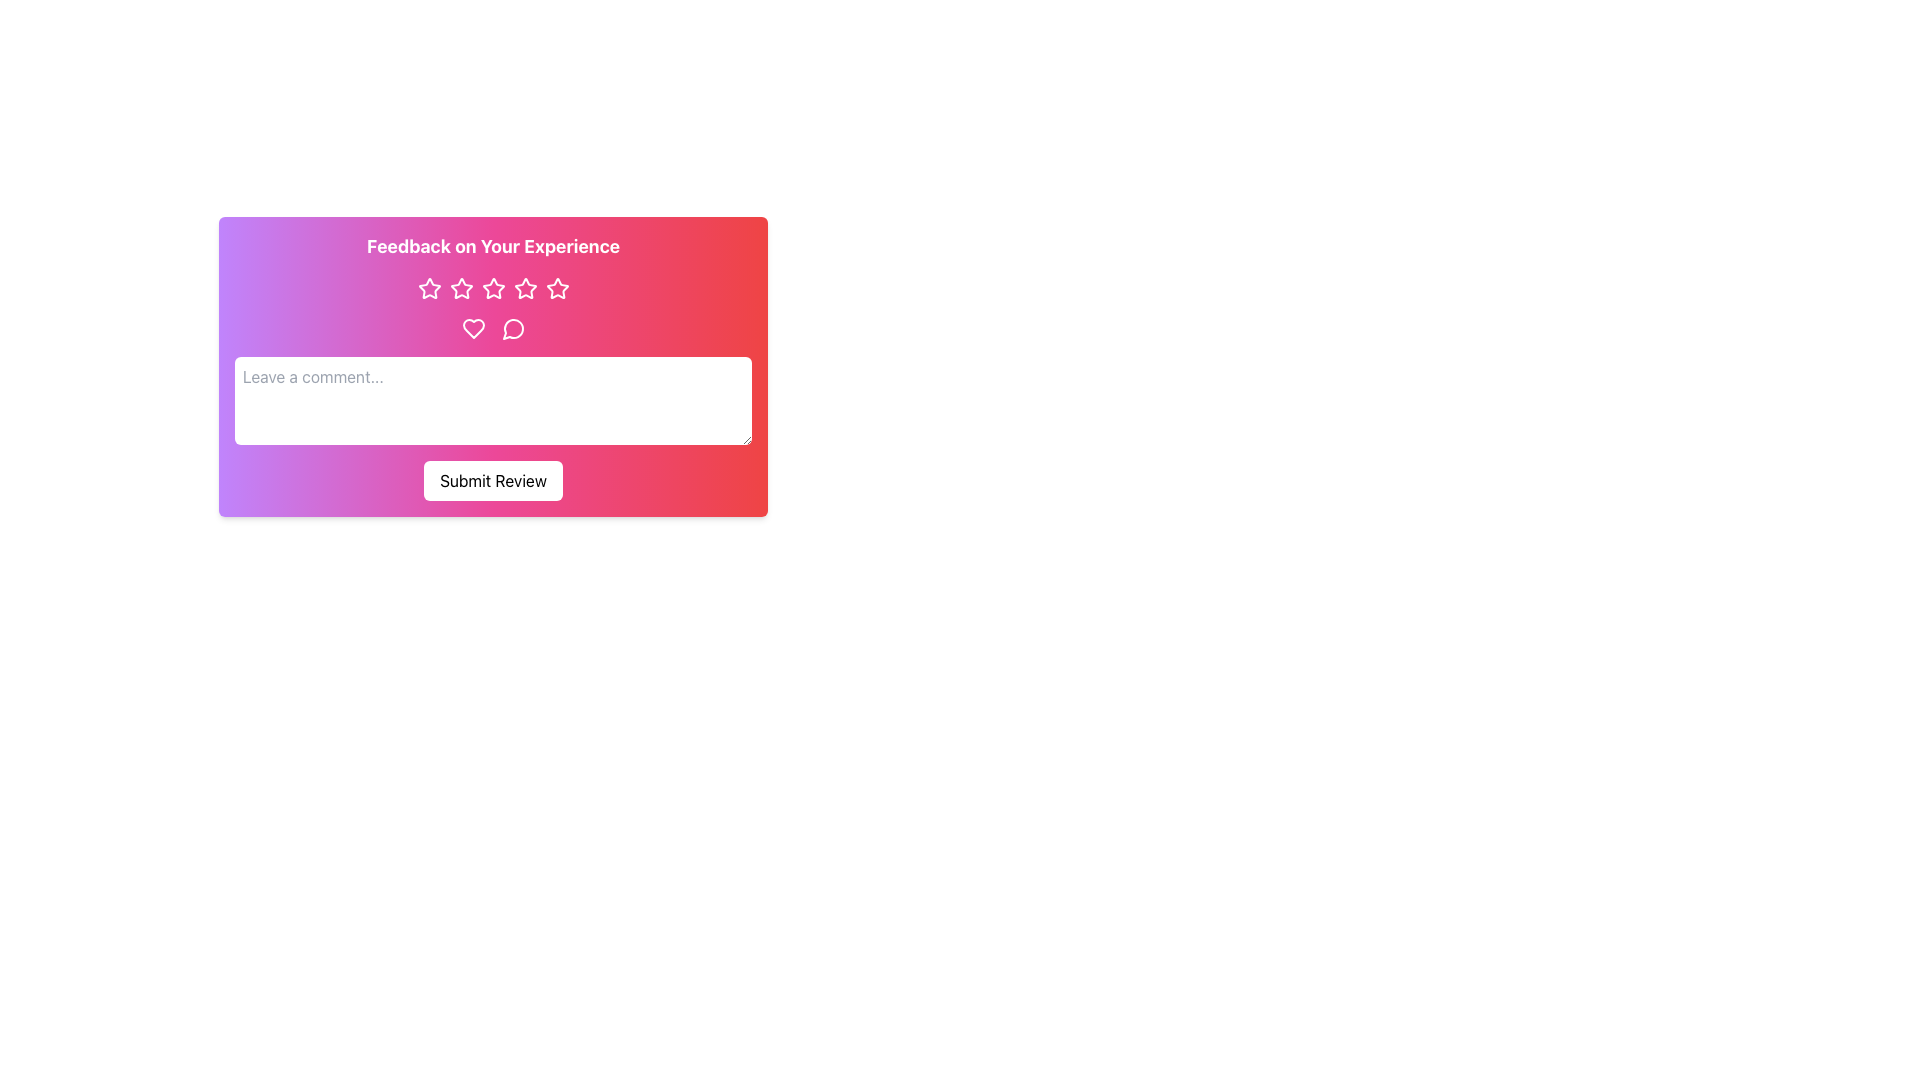  Describe the element at coordinates (513, 328) in the screenshot. I see `the circular speech bubble icon with a gradient pink color located near the bottom-center of the feedback section, adjacent to a heart icon` at that location.